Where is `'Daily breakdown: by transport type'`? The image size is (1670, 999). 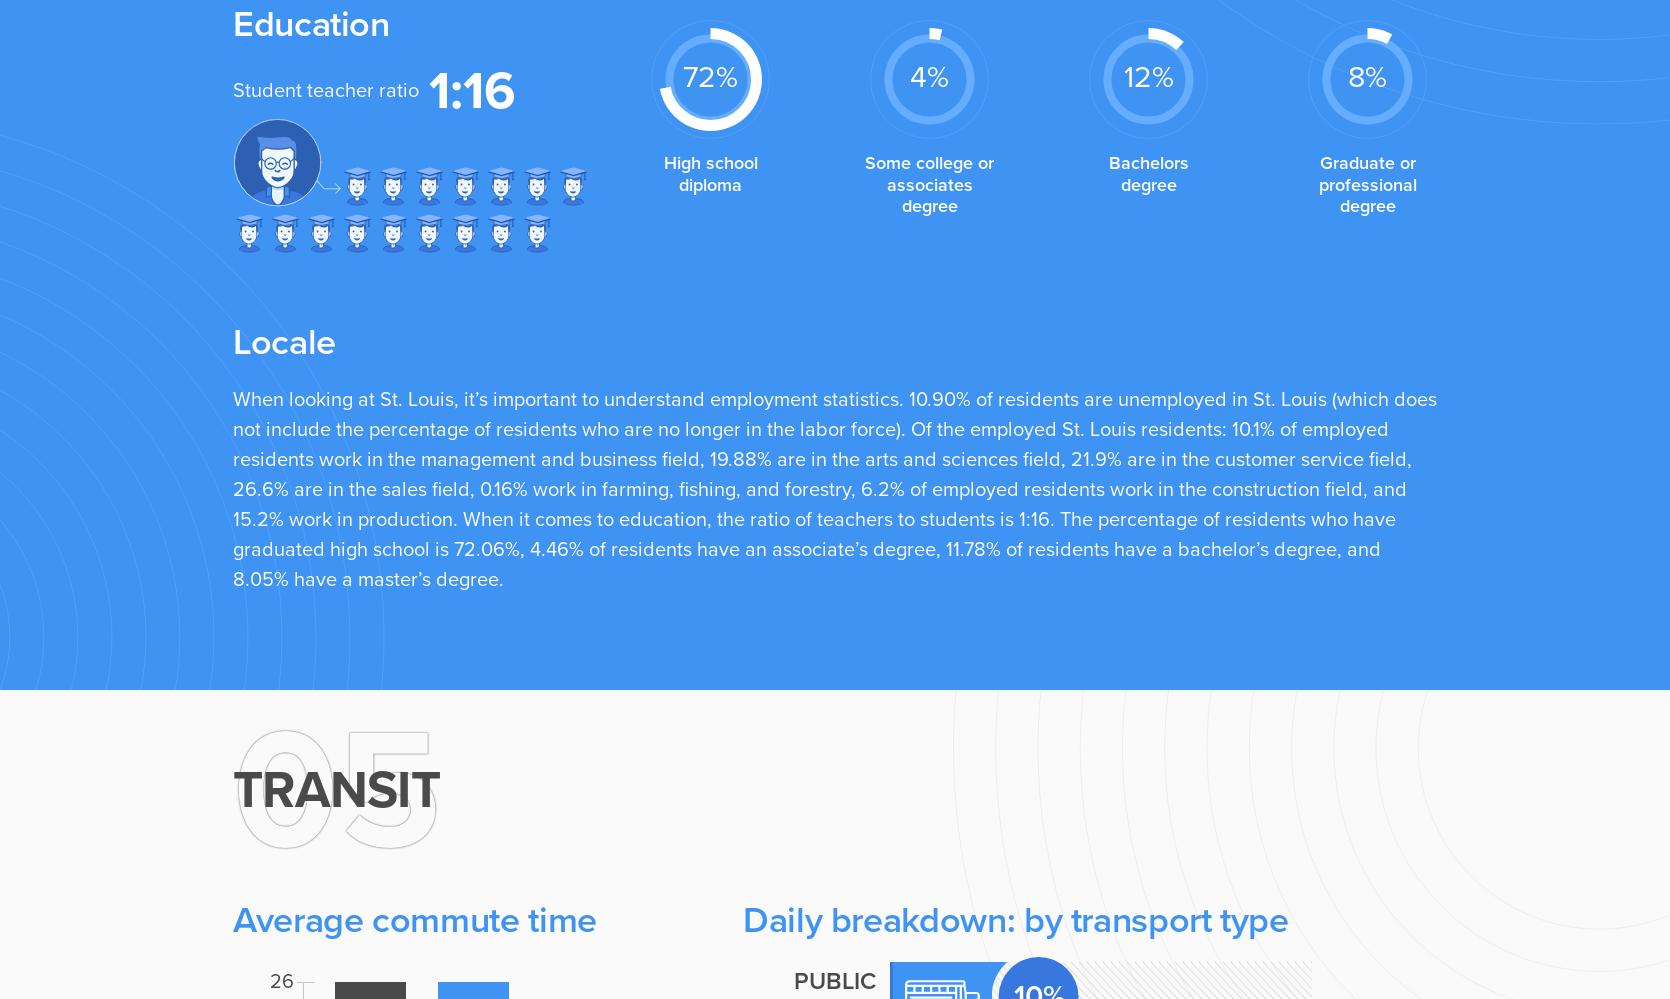 'Daily breakdown: by transport type' is located at coordinates (1015, 919).